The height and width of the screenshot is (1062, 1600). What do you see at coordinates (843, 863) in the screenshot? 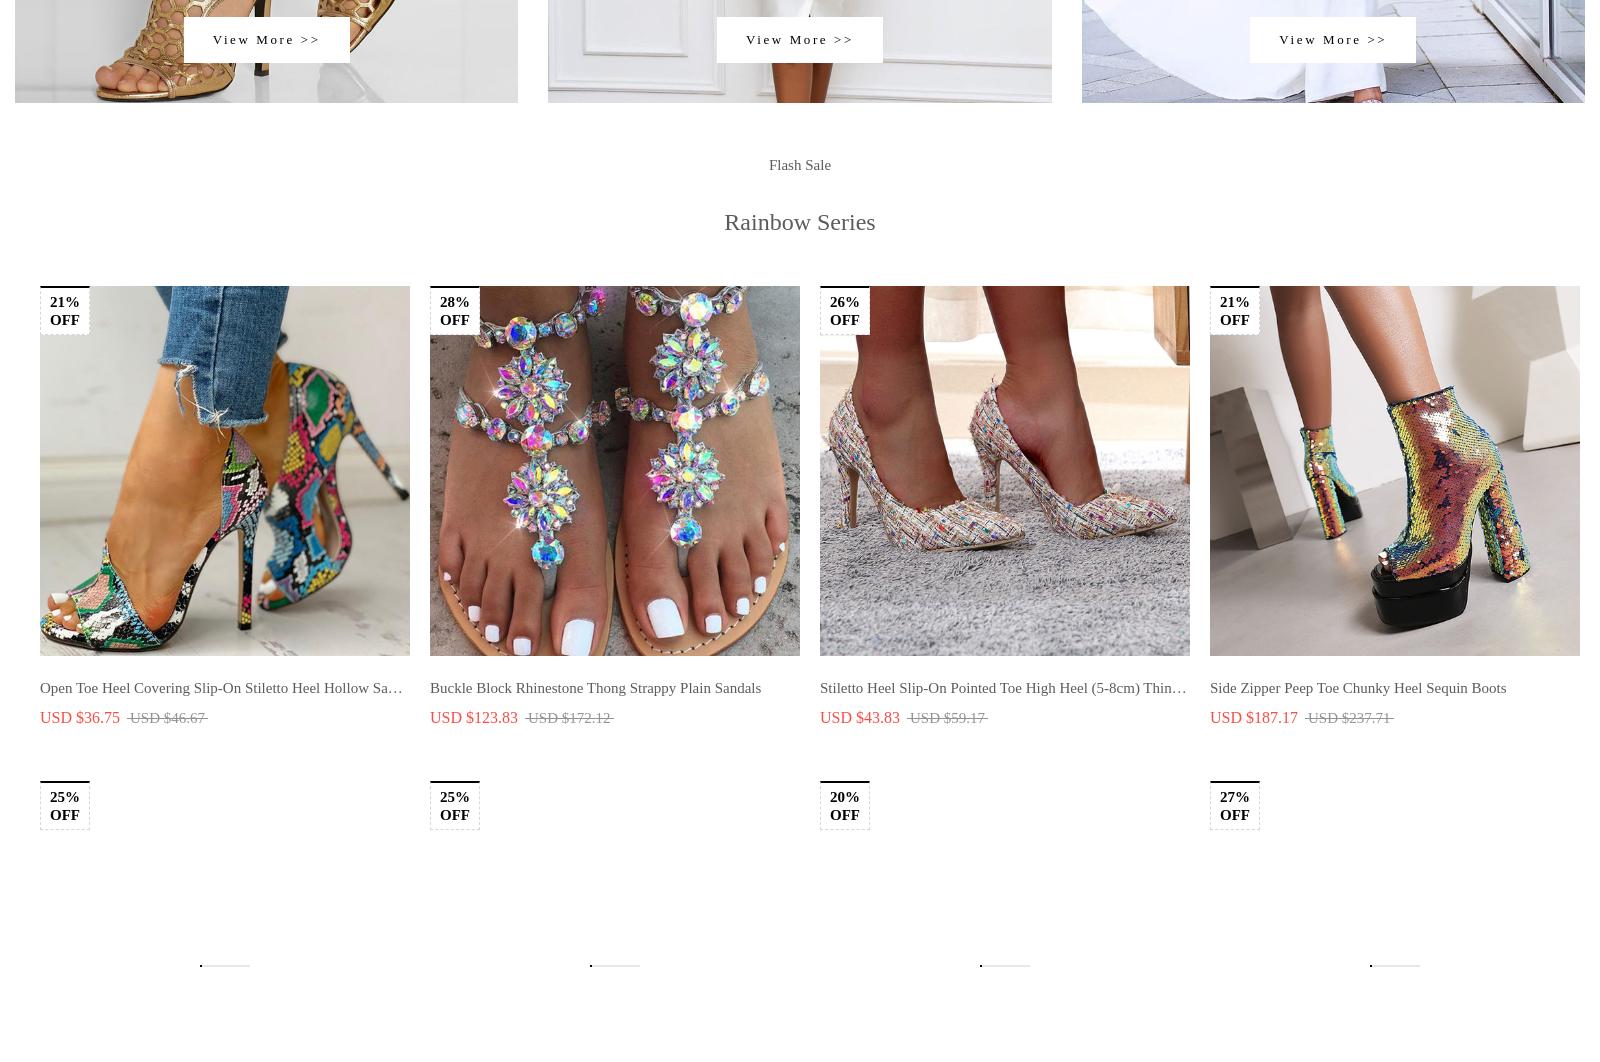
I see `'22%'` at bounding box center [843, 863].